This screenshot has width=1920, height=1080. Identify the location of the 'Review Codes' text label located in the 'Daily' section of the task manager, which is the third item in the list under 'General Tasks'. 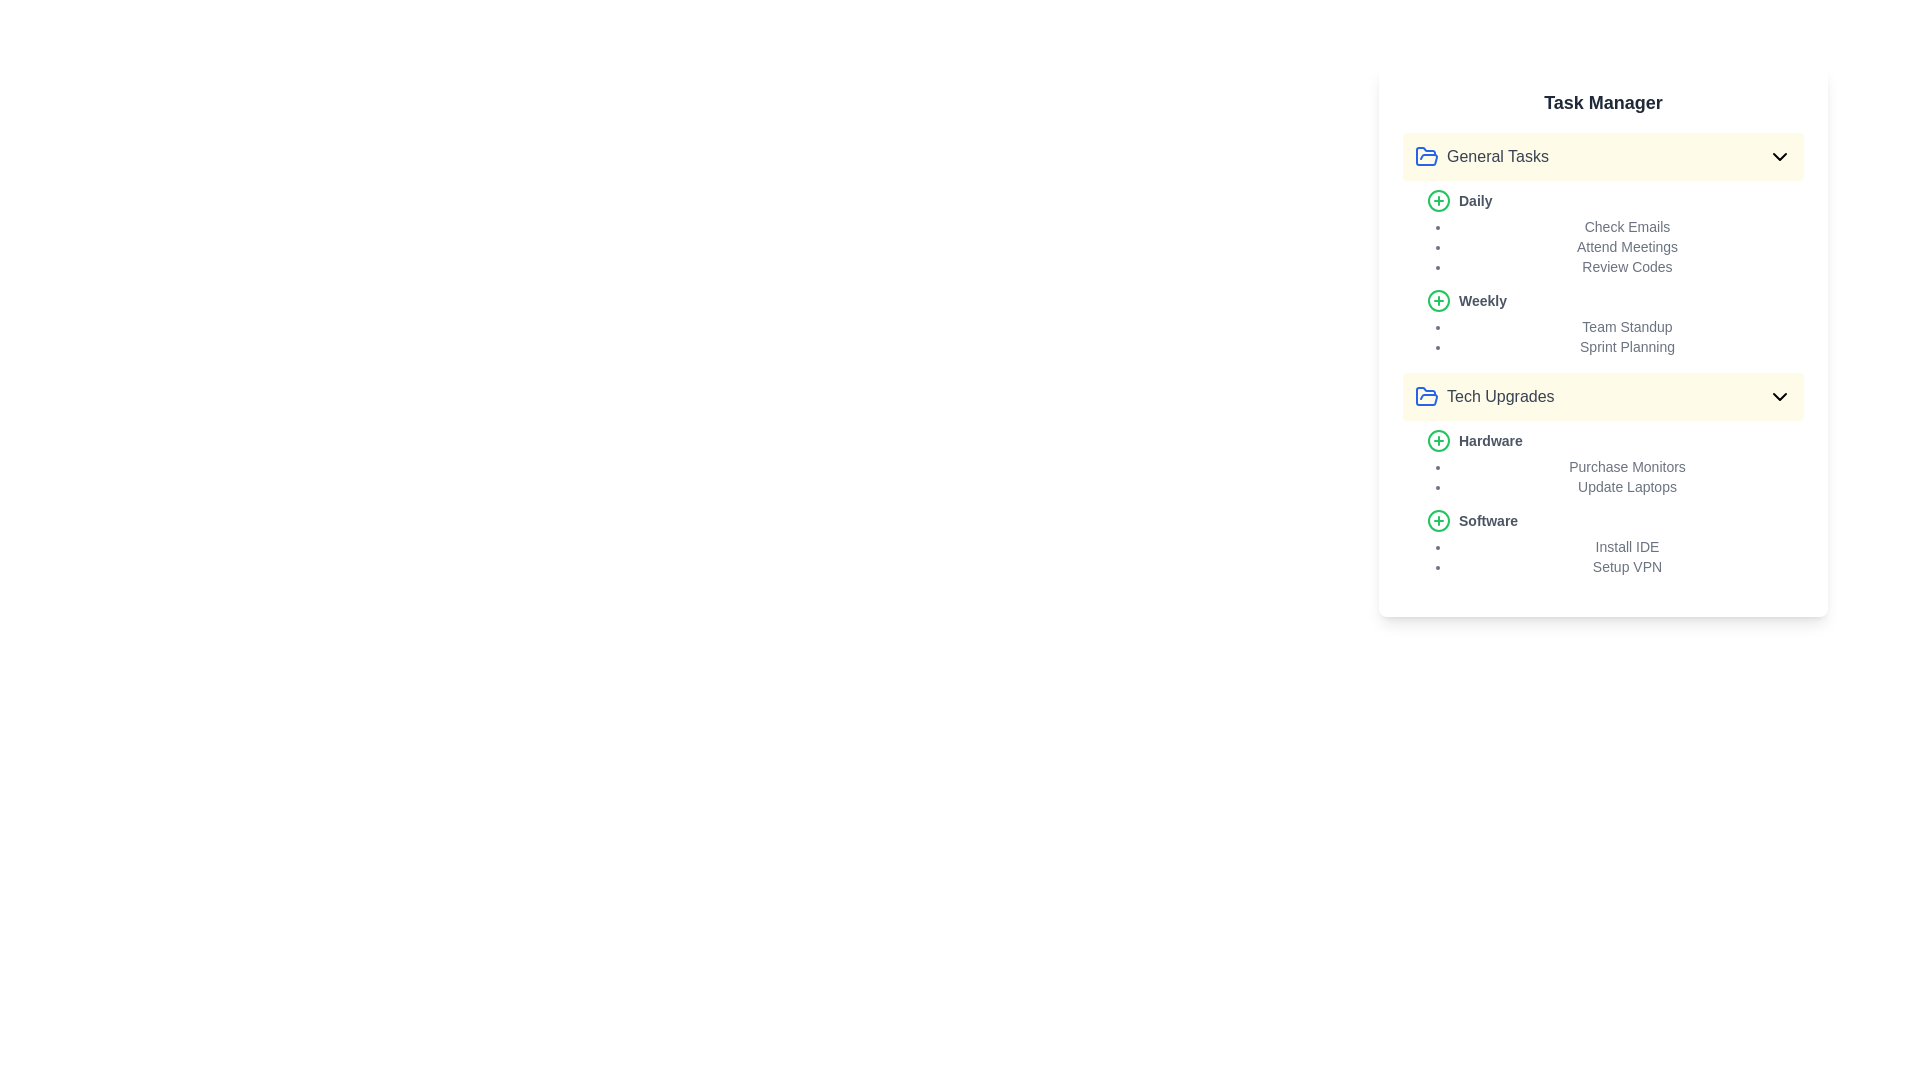
(1627, 265).